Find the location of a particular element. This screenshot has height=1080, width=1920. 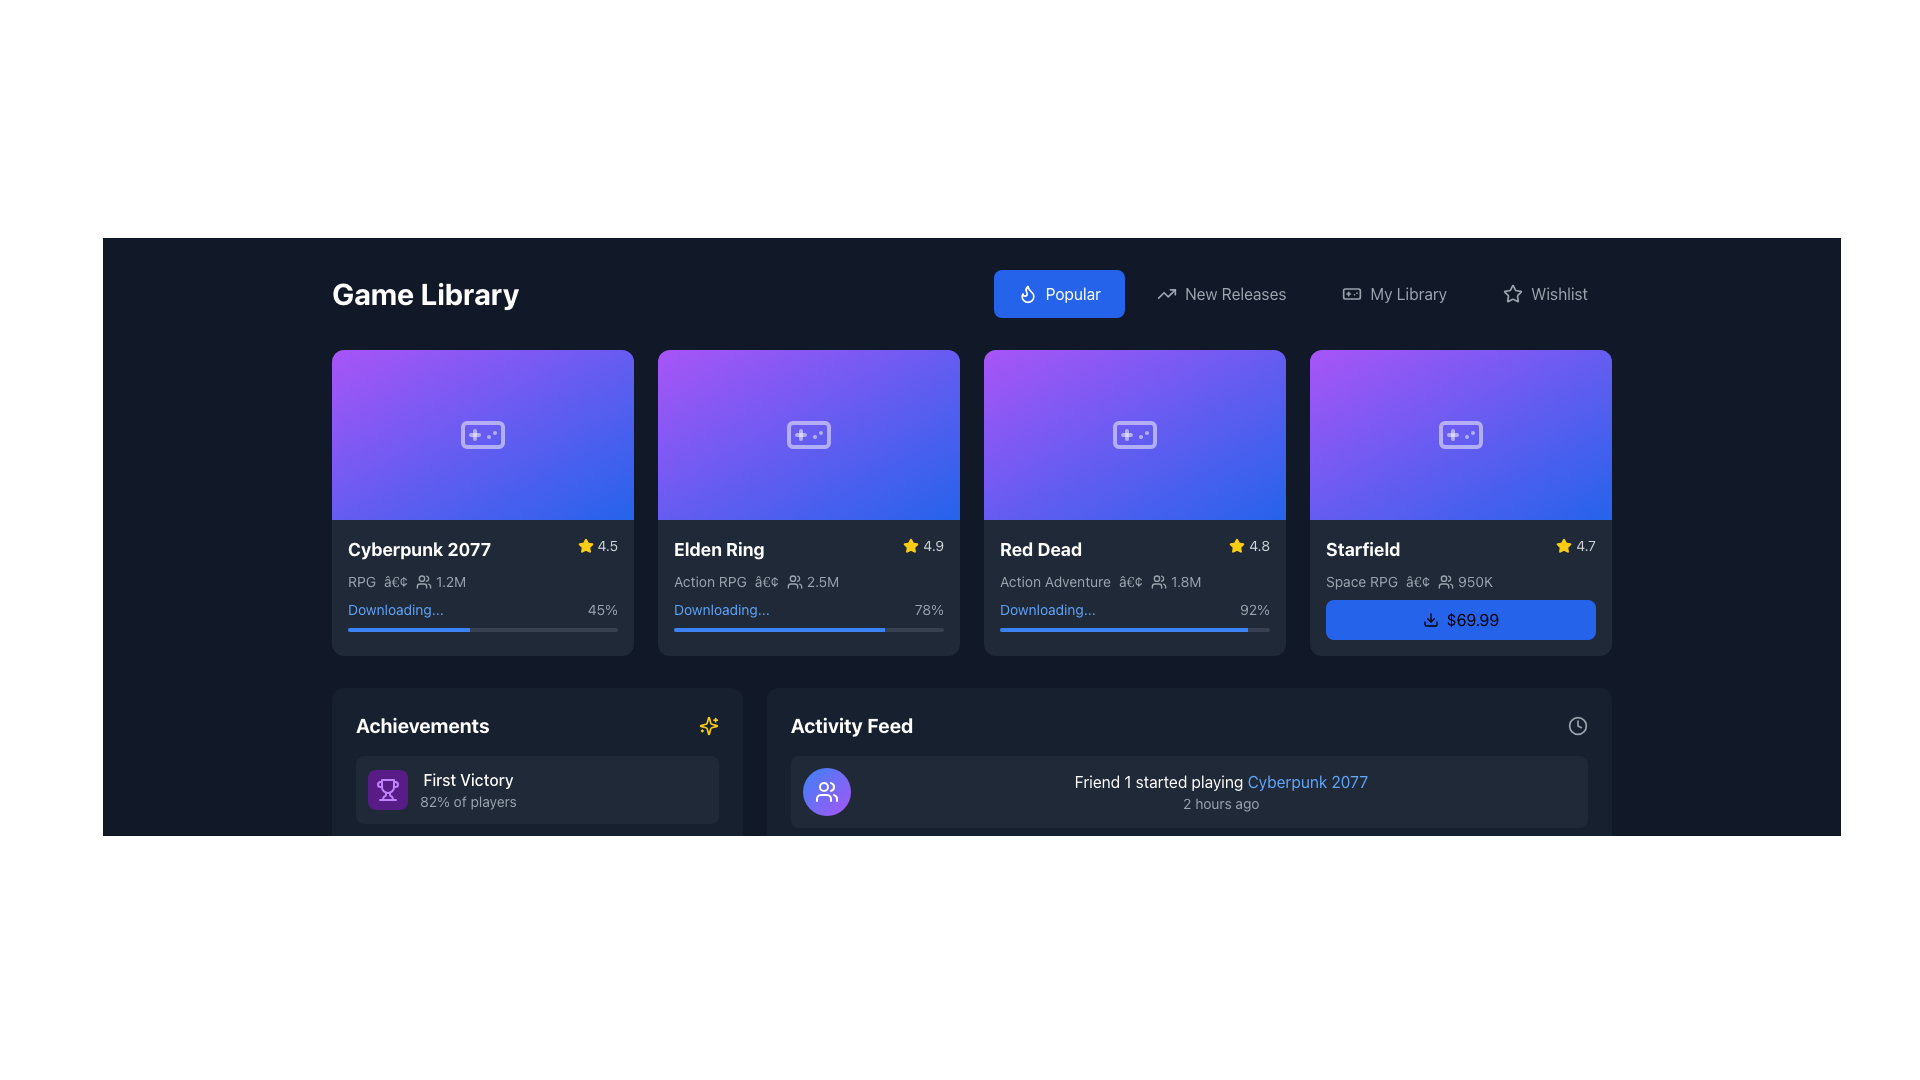

the visual icon representing the 'First Victory' achievement, which is positioned to the left of the text 'First Victory' and '82% of players' is located at coordinates (388, 788).